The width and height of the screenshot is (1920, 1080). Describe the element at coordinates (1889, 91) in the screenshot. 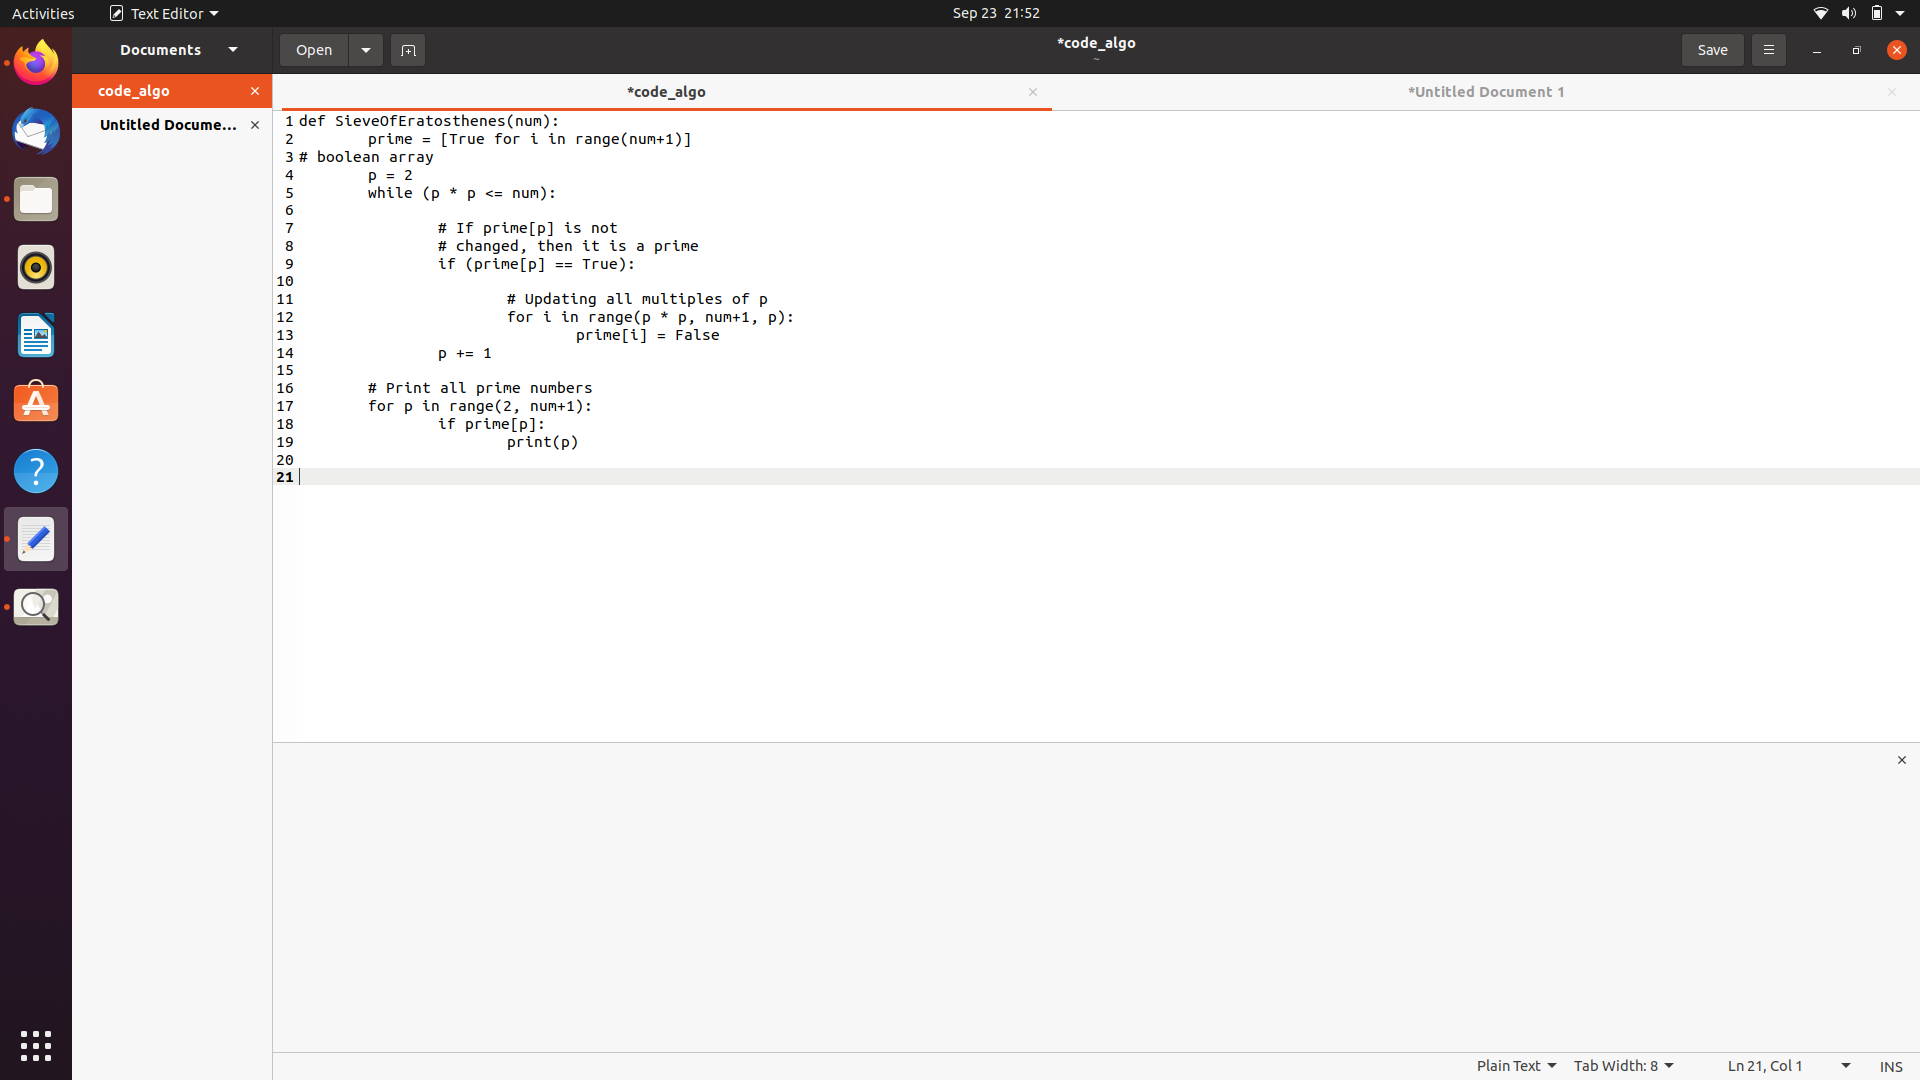

I see `Close the untitled document tab using the tab bar` at that location.